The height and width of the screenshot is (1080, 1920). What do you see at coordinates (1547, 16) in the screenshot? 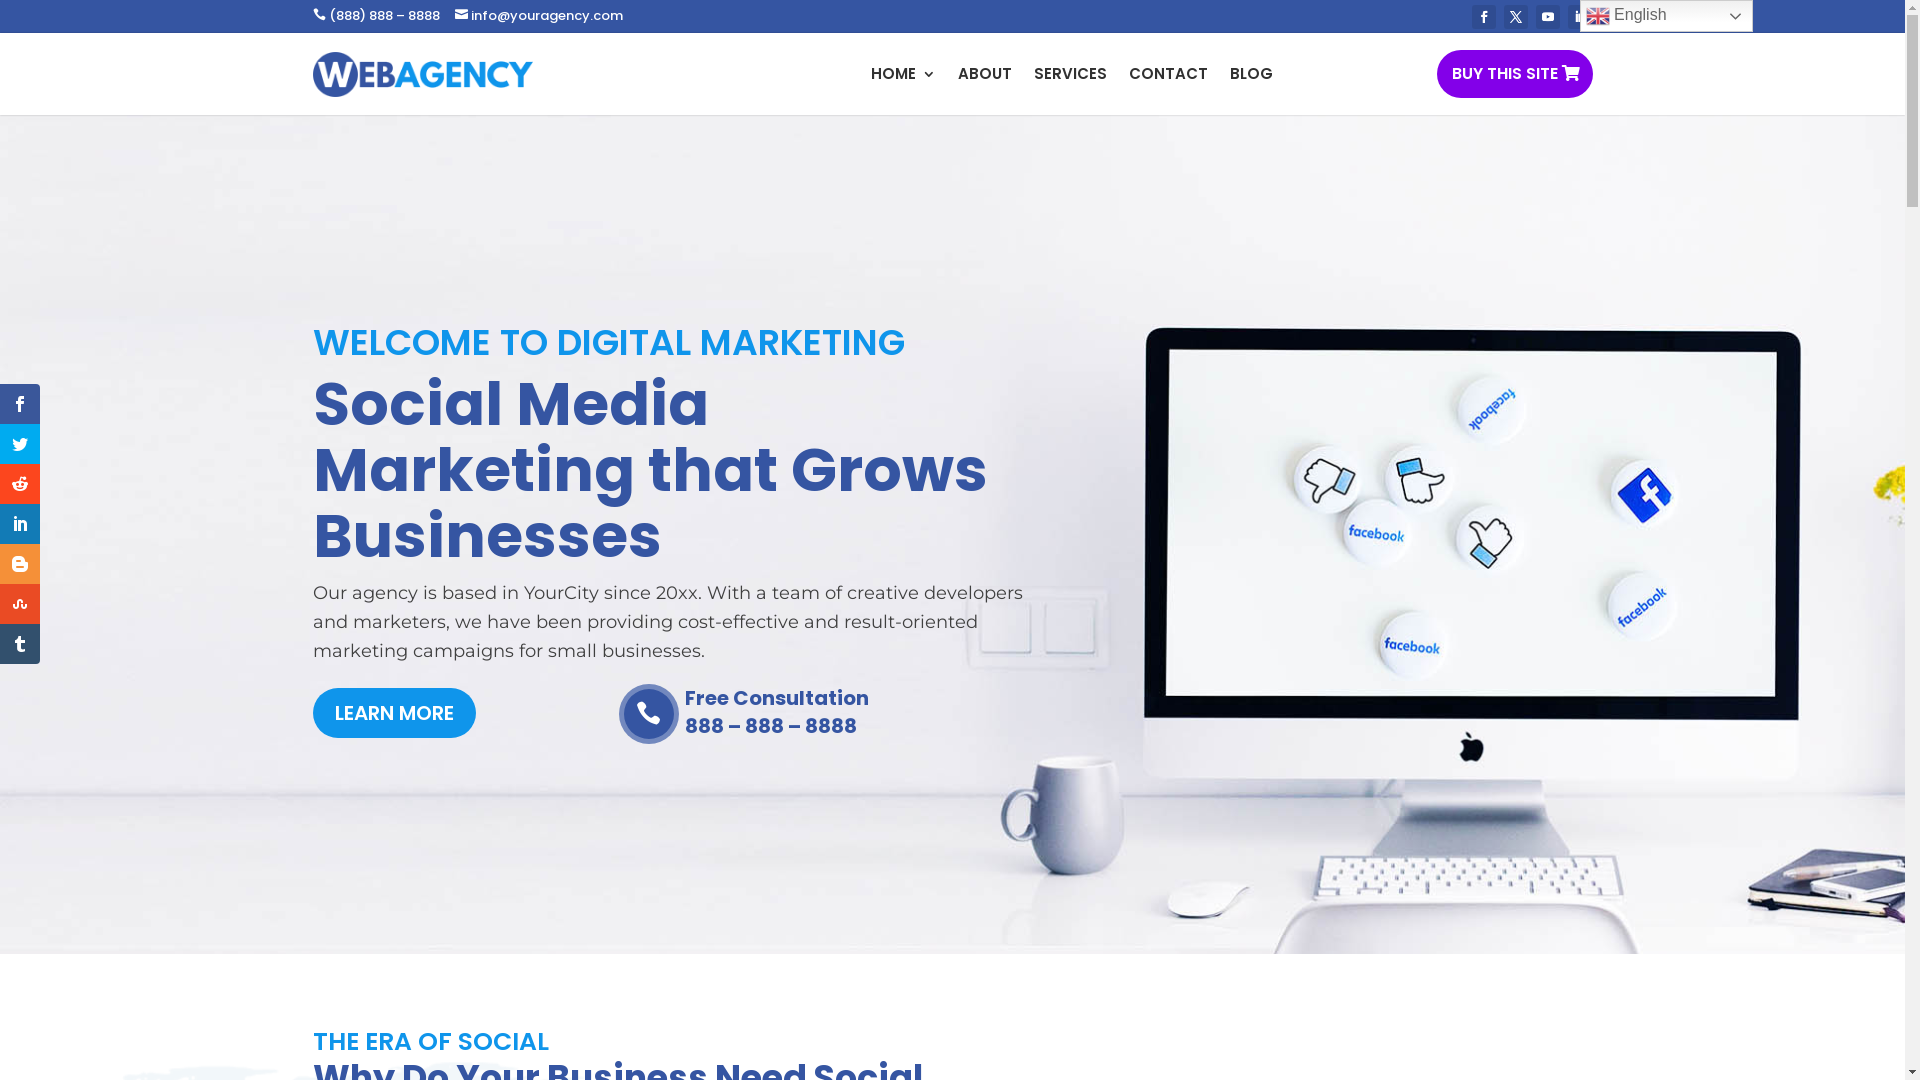
I see `'Follow on Youtube'` at bounding box center [1547, 16].